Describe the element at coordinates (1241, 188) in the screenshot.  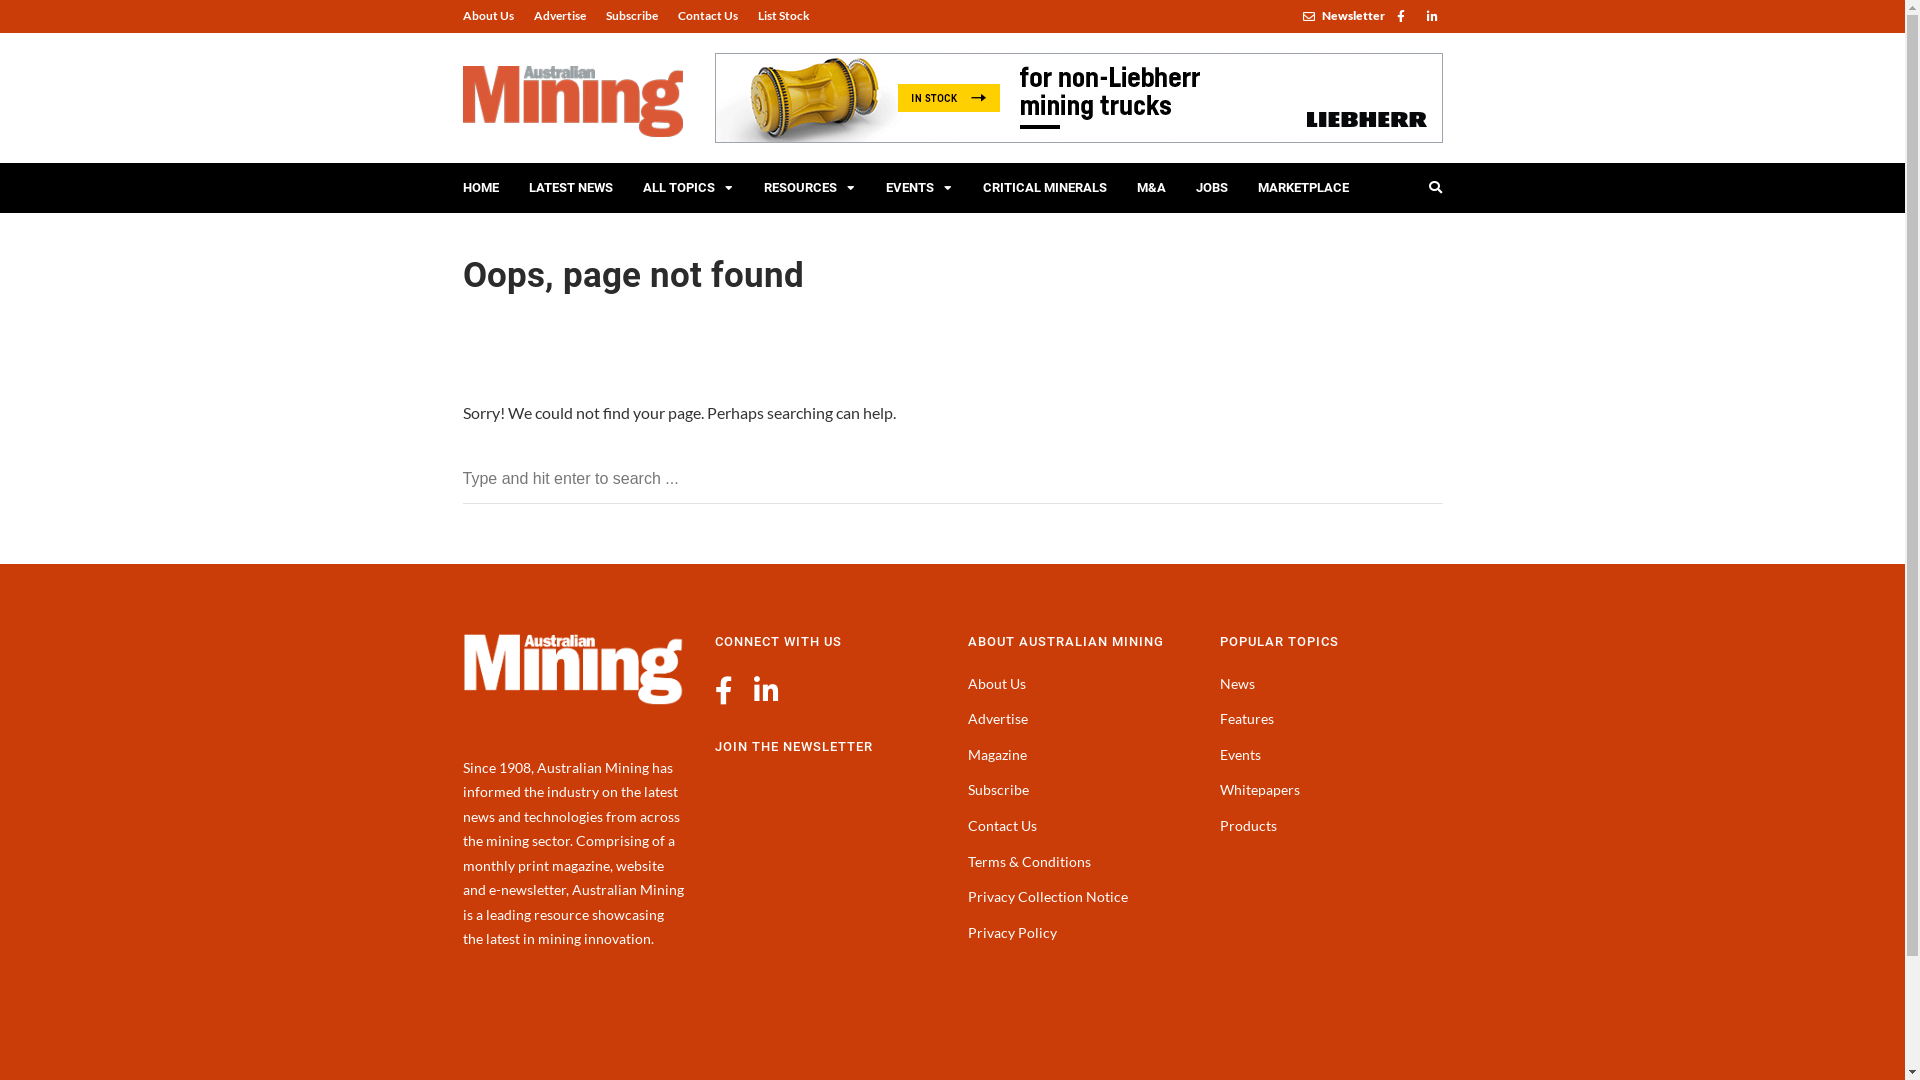
I see `'MARKETPLACE'` at that location.